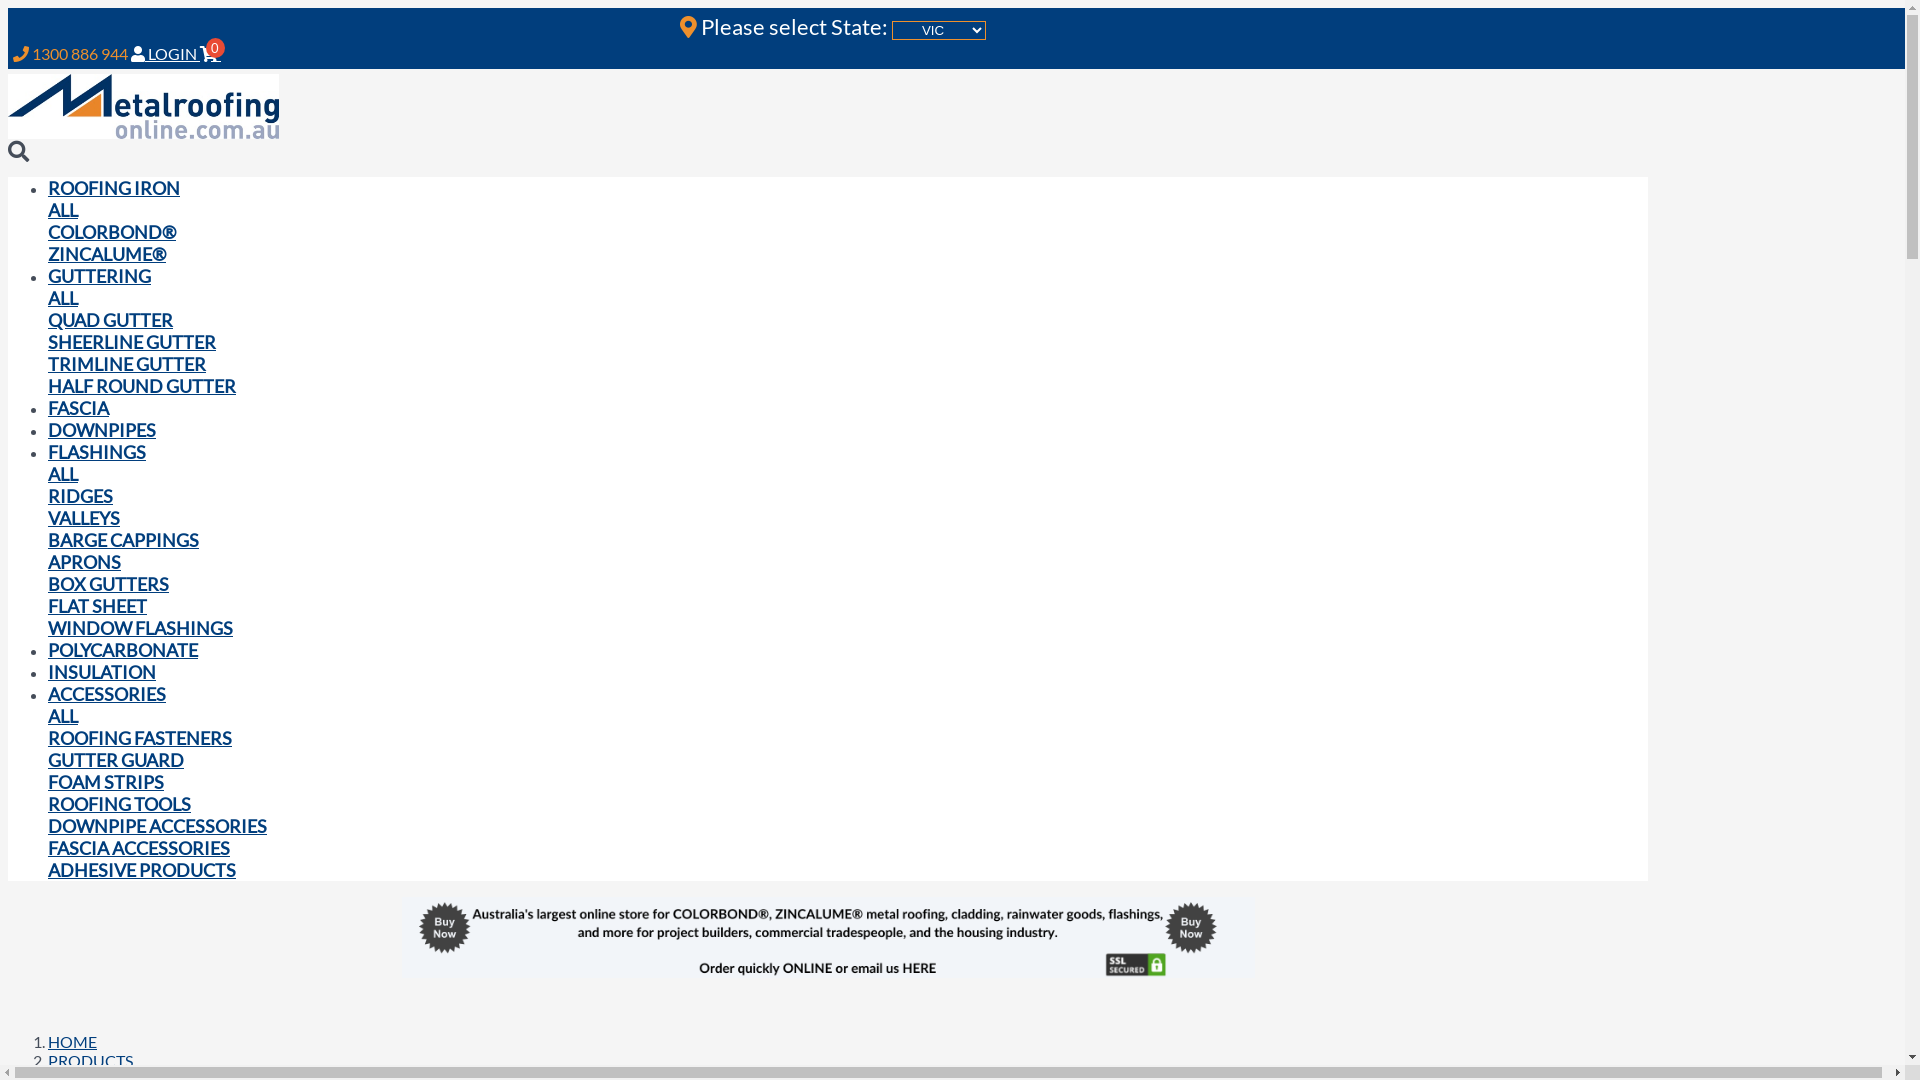 This screenshot has height=1080, width=1920. What do you see at coordinates (156, 825) in the screenshot?
I see `'DOWNPIPE ACCESSORIES'` at bounding box center [156, 825].